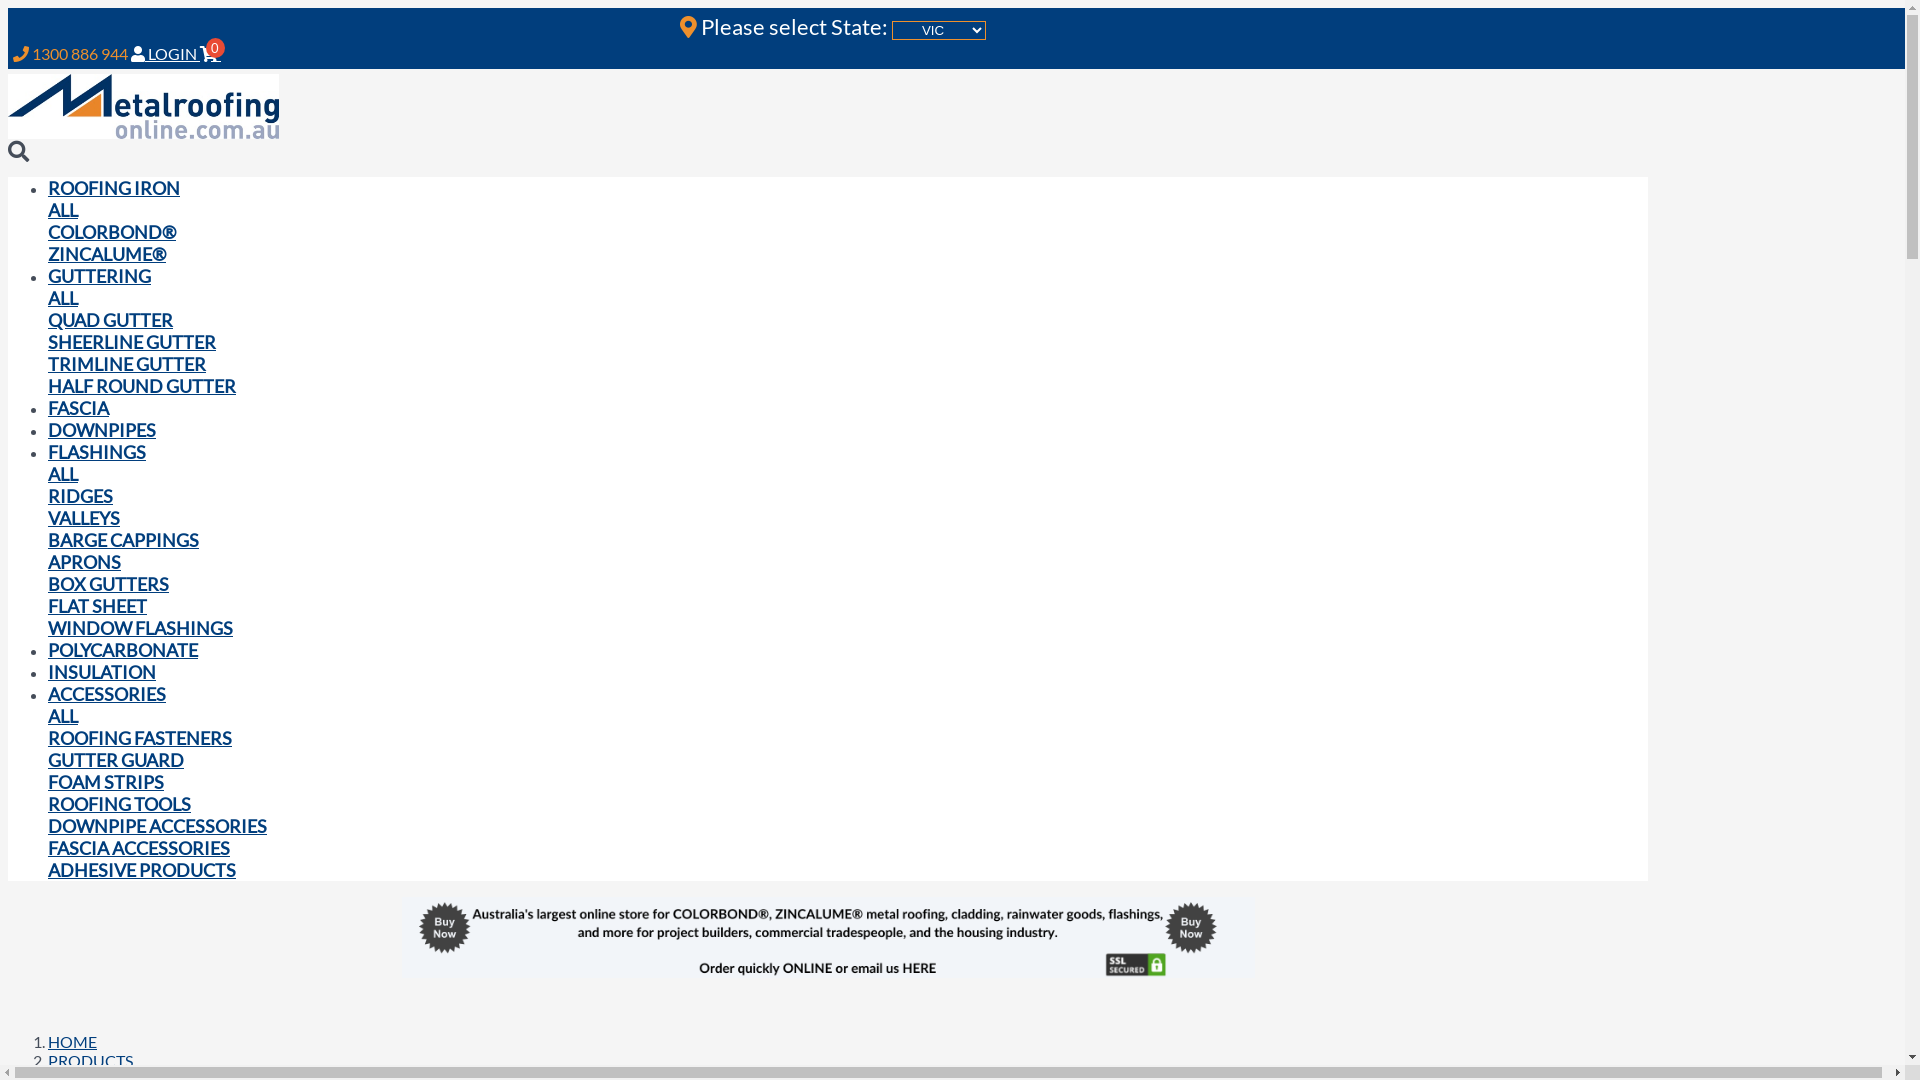 This screenshot has height=1080, width=1920. What do you see at coordinates (156, 825) in the screenshot?
I see `'DOWNPIPE ACCESSORIES'` at bounding box center [156, 825].